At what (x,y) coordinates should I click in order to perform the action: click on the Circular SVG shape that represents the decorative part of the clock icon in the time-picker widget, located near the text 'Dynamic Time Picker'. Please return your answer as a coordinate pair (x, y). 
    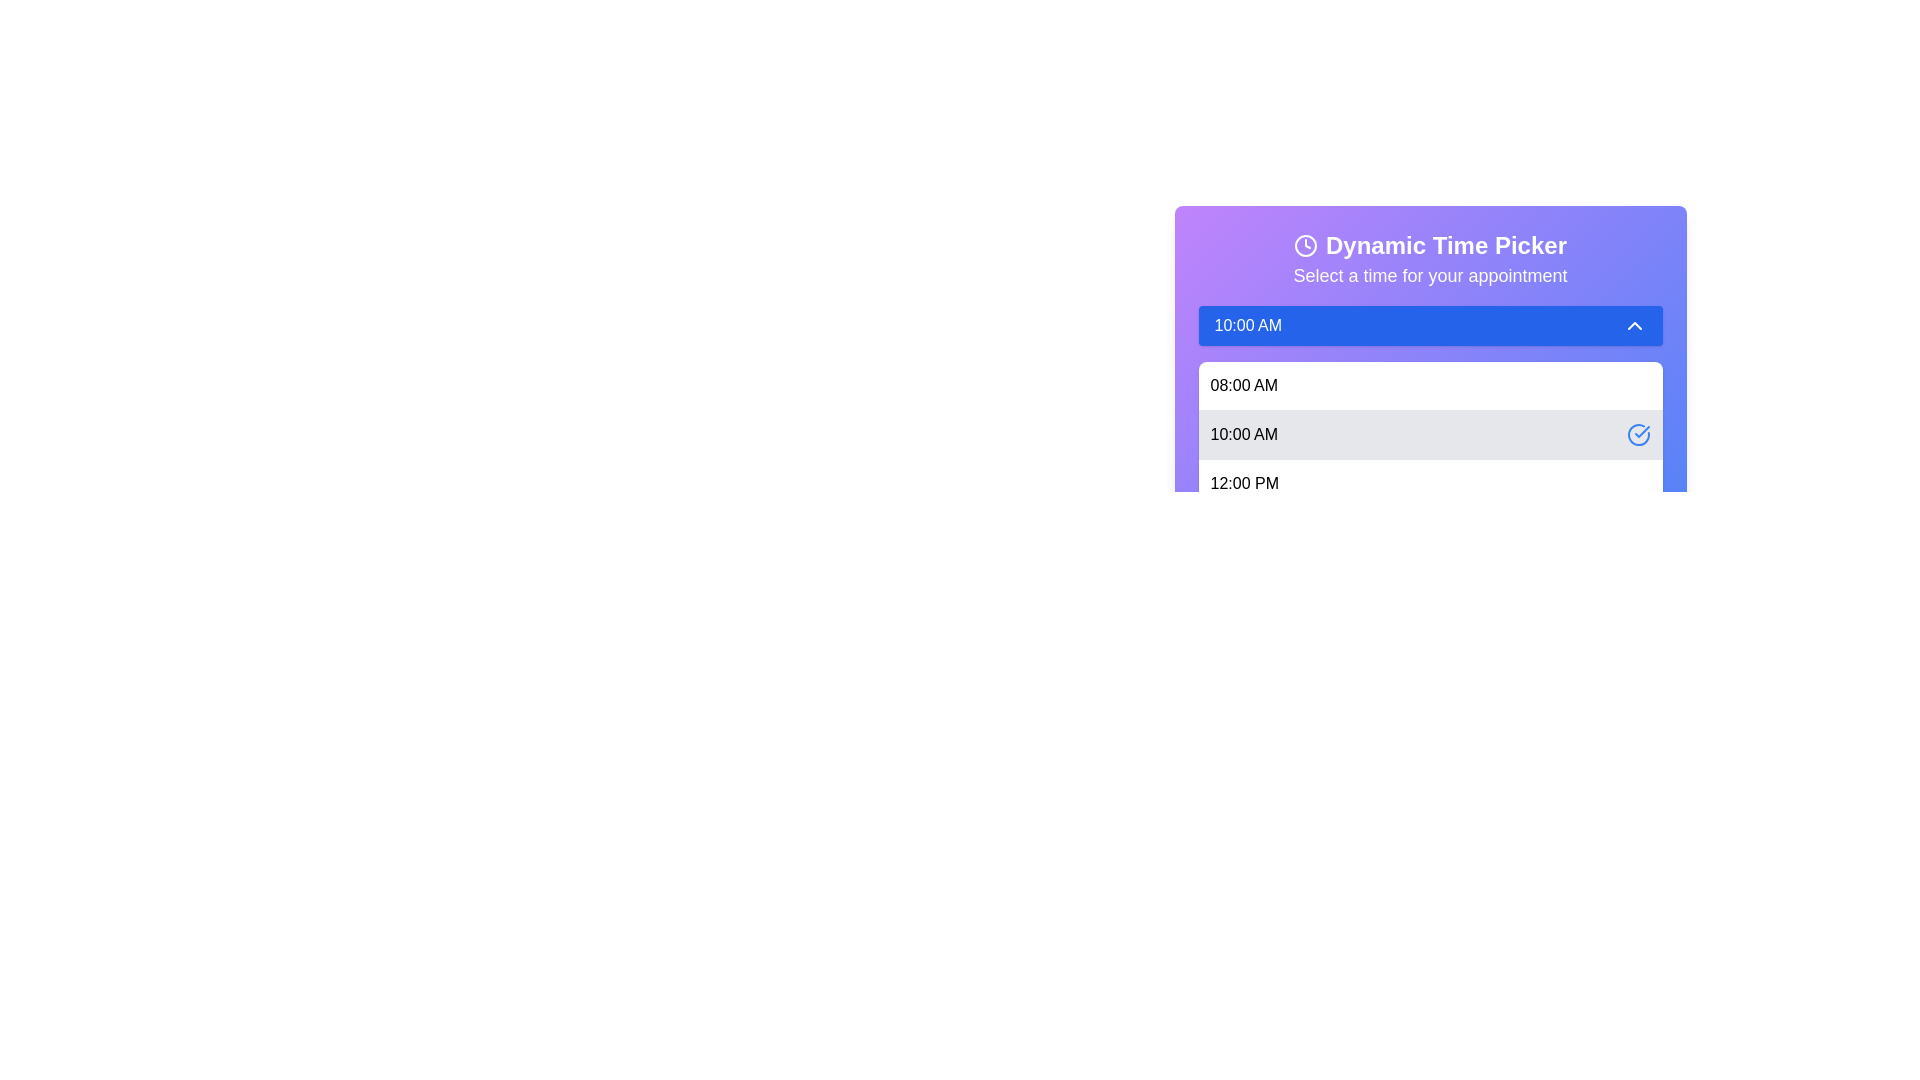
    Looking at the image, I should click on (1305, 245).